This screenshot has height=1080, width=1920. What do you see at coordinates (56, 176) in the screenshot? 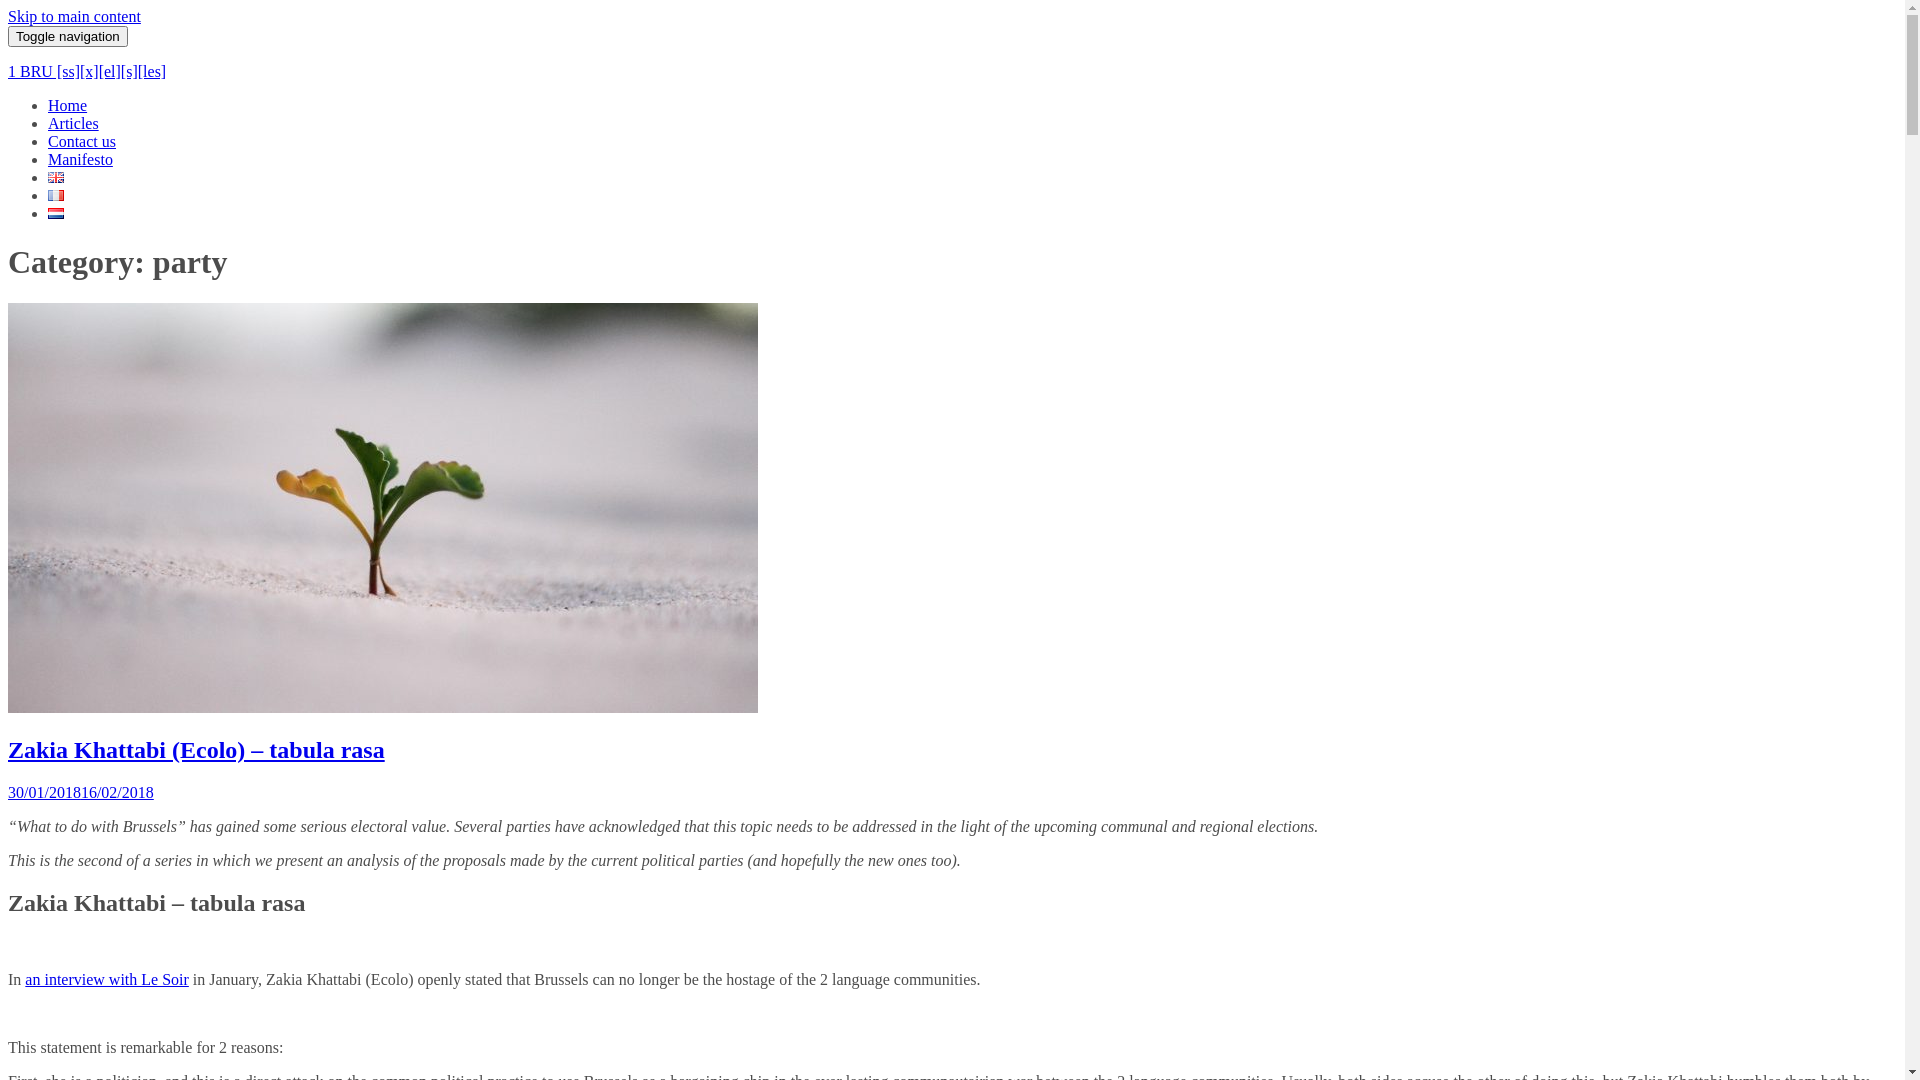
I see `'English'` at bounding box center [56, 176].